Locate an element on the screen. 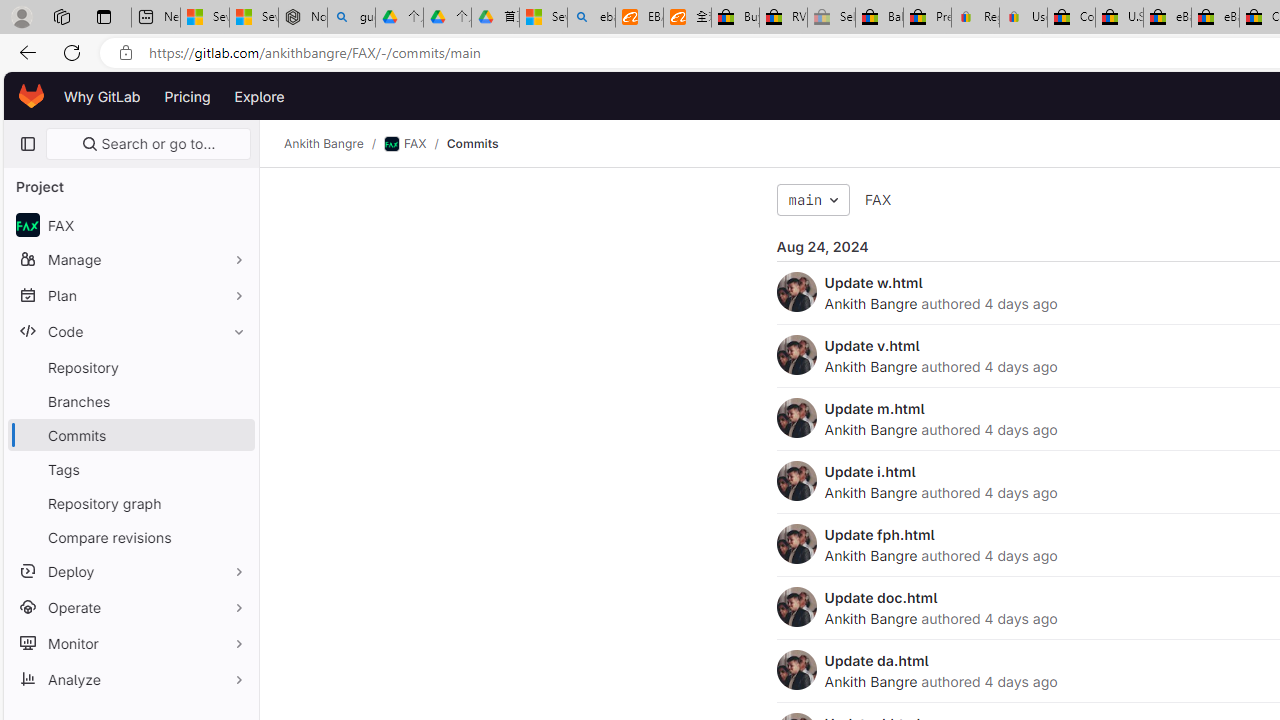  'Compare revisions' is located at coordinates (130, 536).